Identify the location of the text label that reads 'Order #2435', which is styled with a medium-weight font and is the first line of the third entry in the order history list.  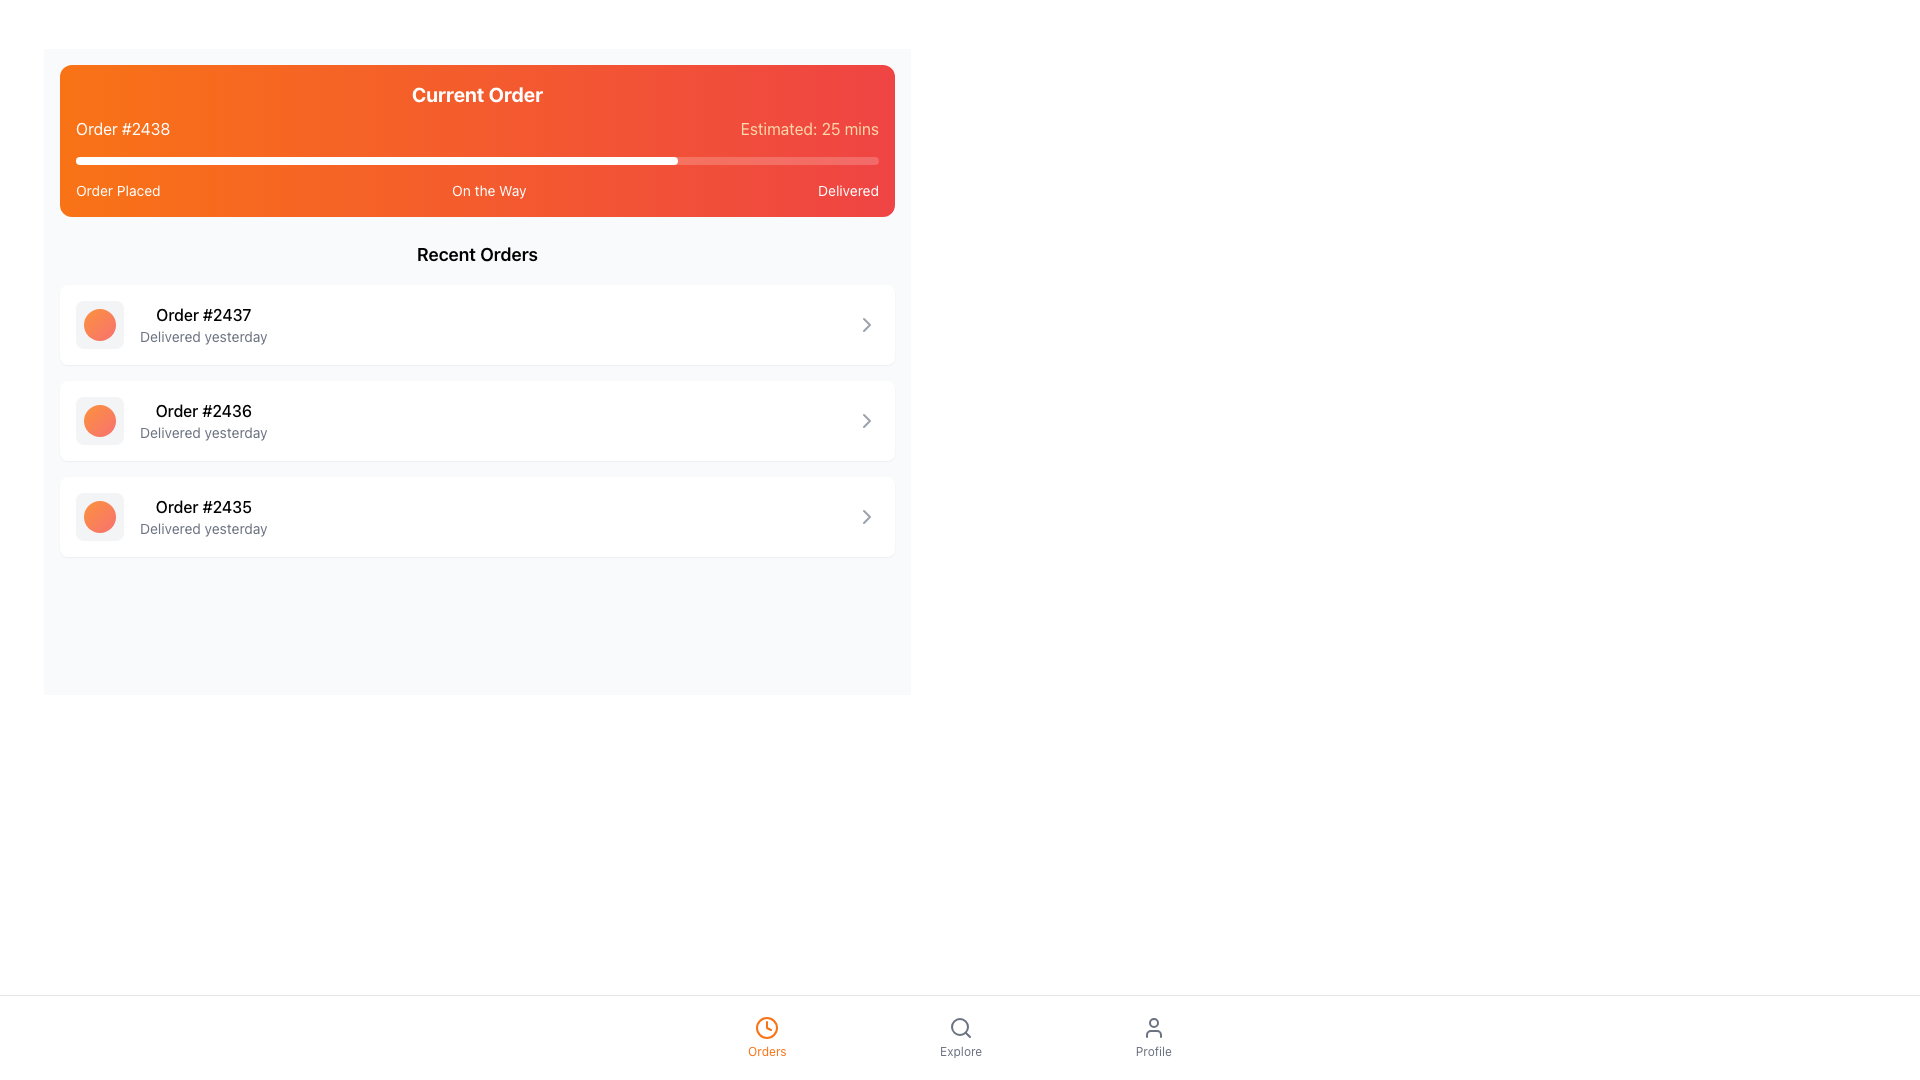
(203, 505).